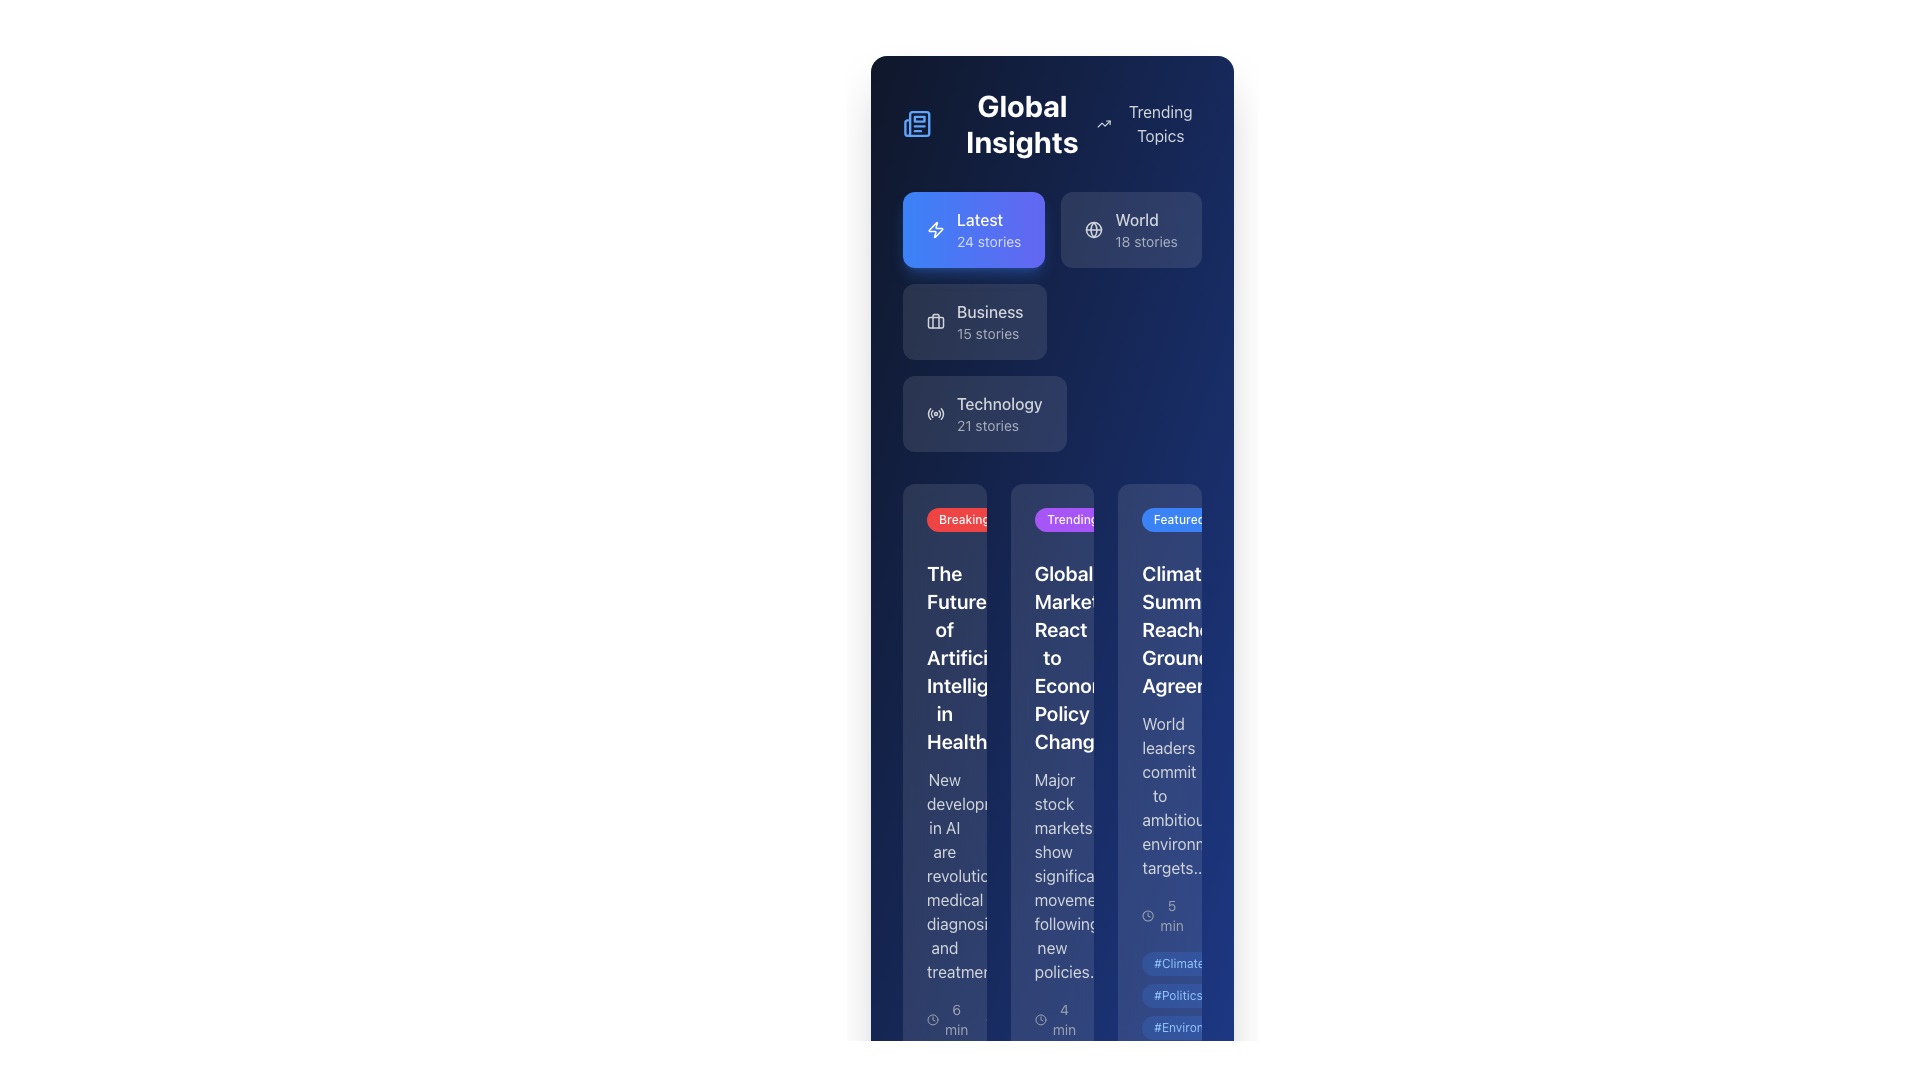 Image resolution: width=1920 pixels, height=1080 pixels. Describe the element at coordinates (1051, 524) in the screenshot. I see `the 'Trending' label, which is displayed in white font on a purple background, located at the top-middle of the card titled 'Global Markets React to Economic Policy Changes'` at that location.